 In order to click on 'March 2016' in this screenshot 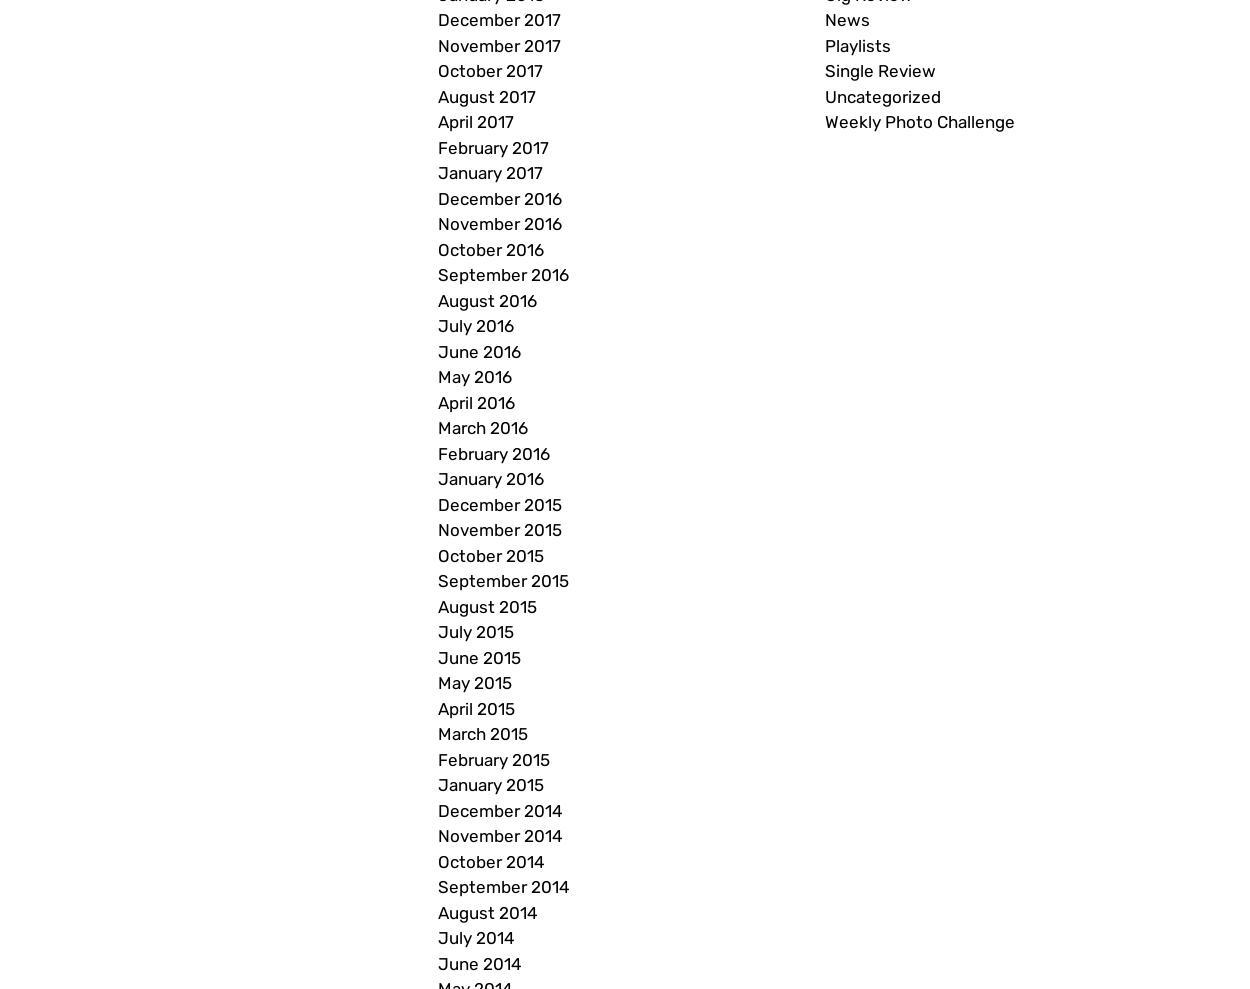, I will do `click(481, 428)`.